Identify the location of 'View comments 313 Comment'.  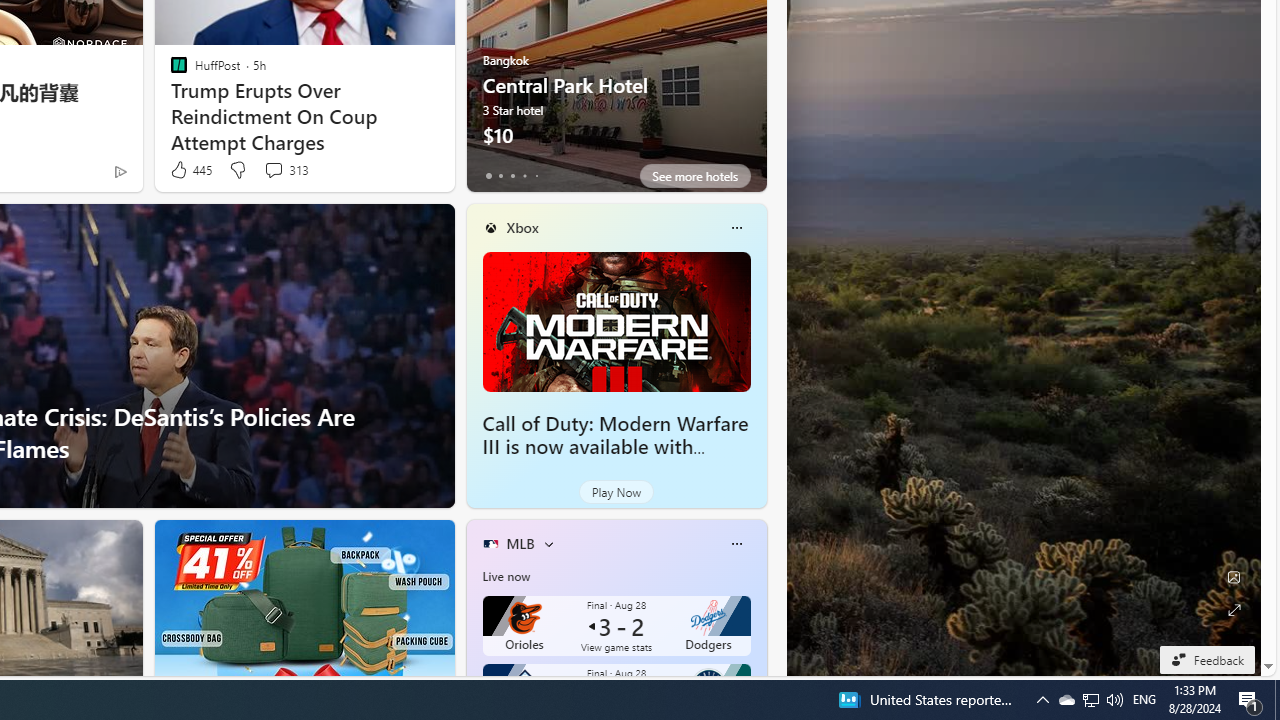
(272, 168).